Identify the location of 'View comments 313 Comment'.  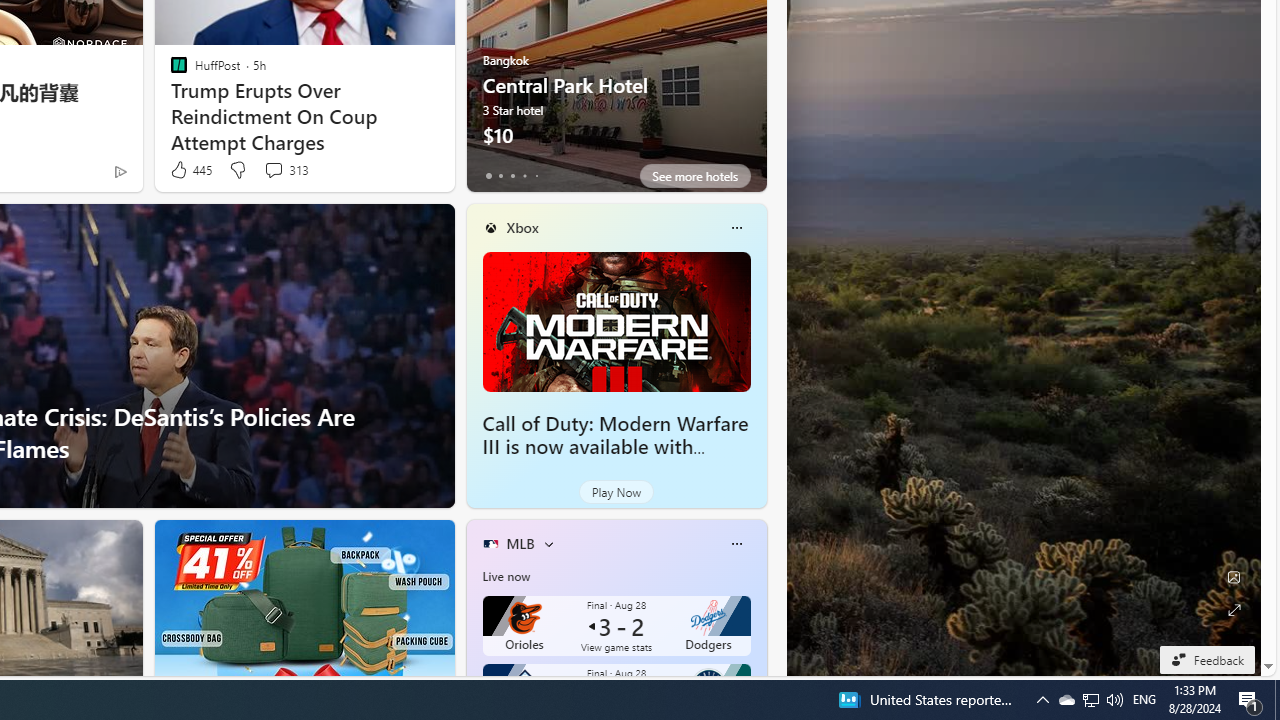
(272, 168).